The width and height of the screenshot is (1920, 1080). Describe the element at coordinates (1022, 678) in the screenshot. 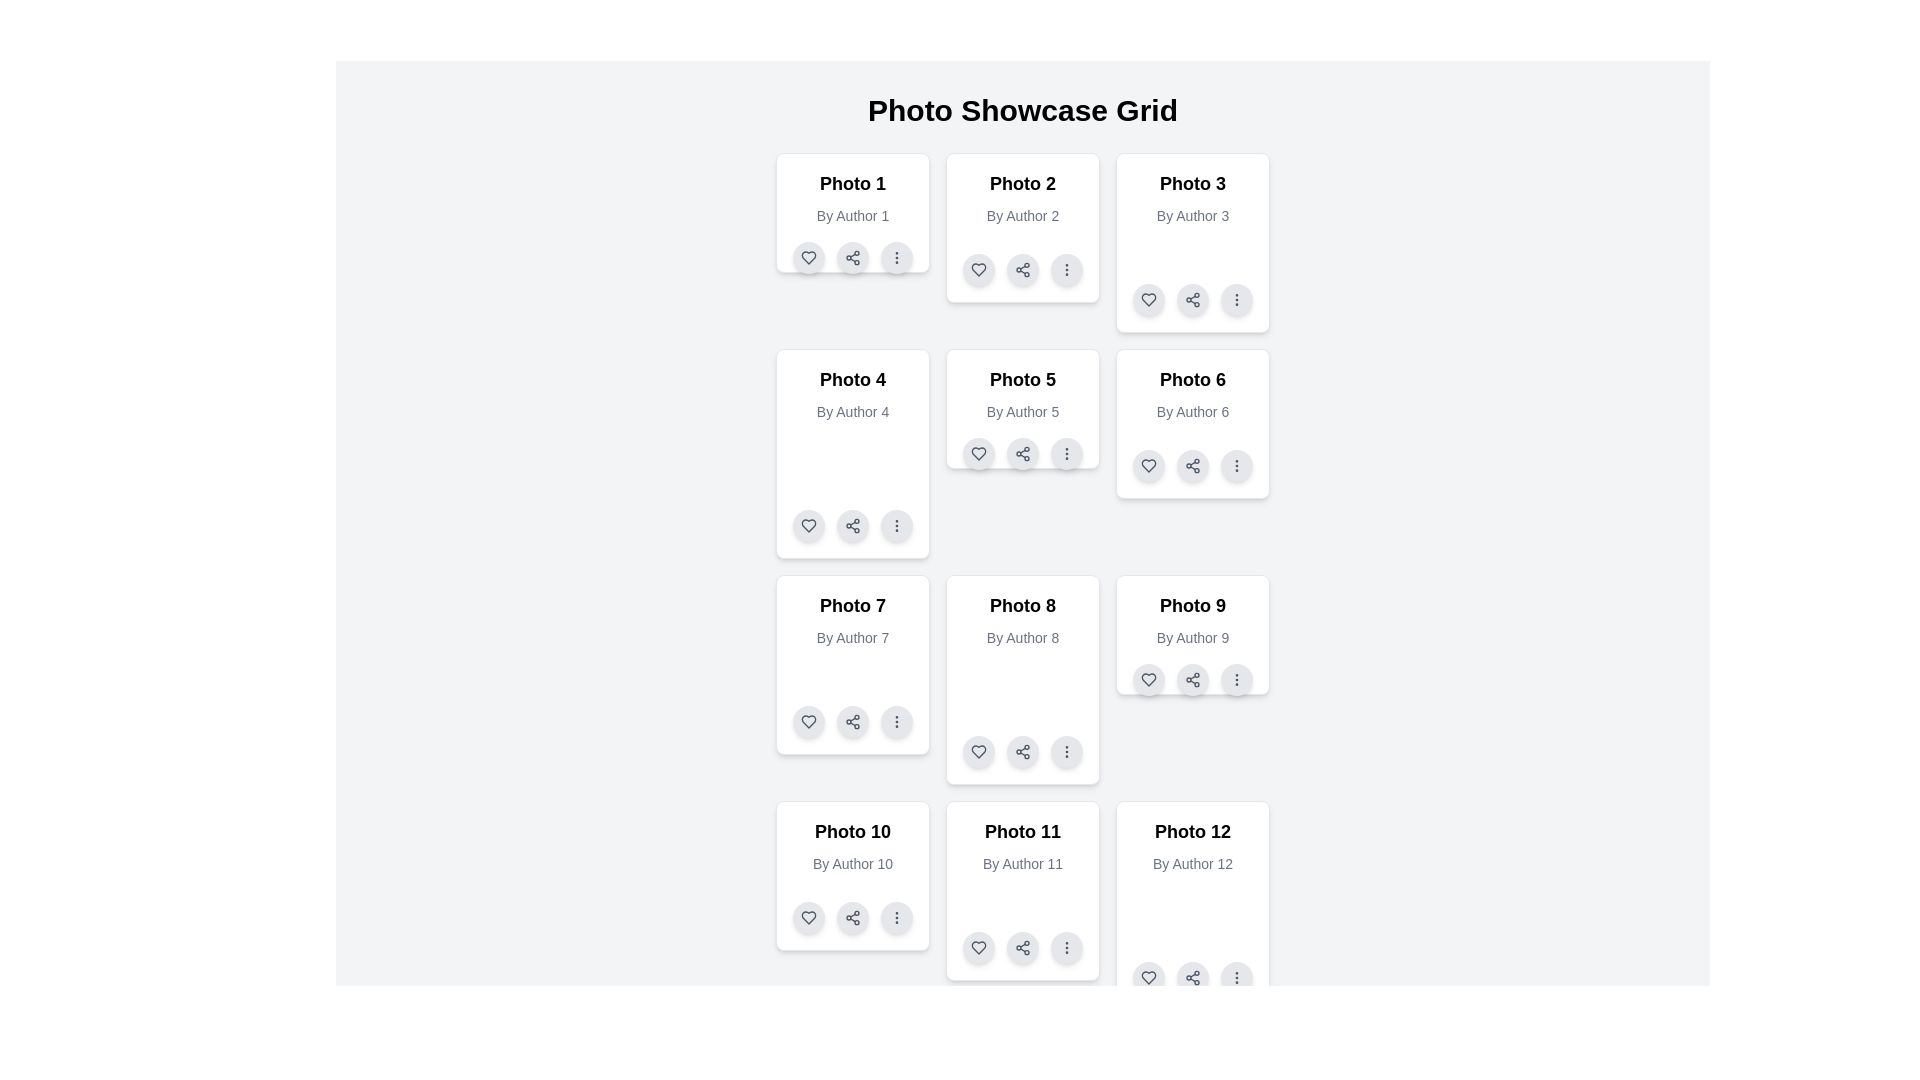

I see `the like button on the Content Card titled 'Photo 8', which features a white background and rounded corners, located in the middle column of the grid` at that location.